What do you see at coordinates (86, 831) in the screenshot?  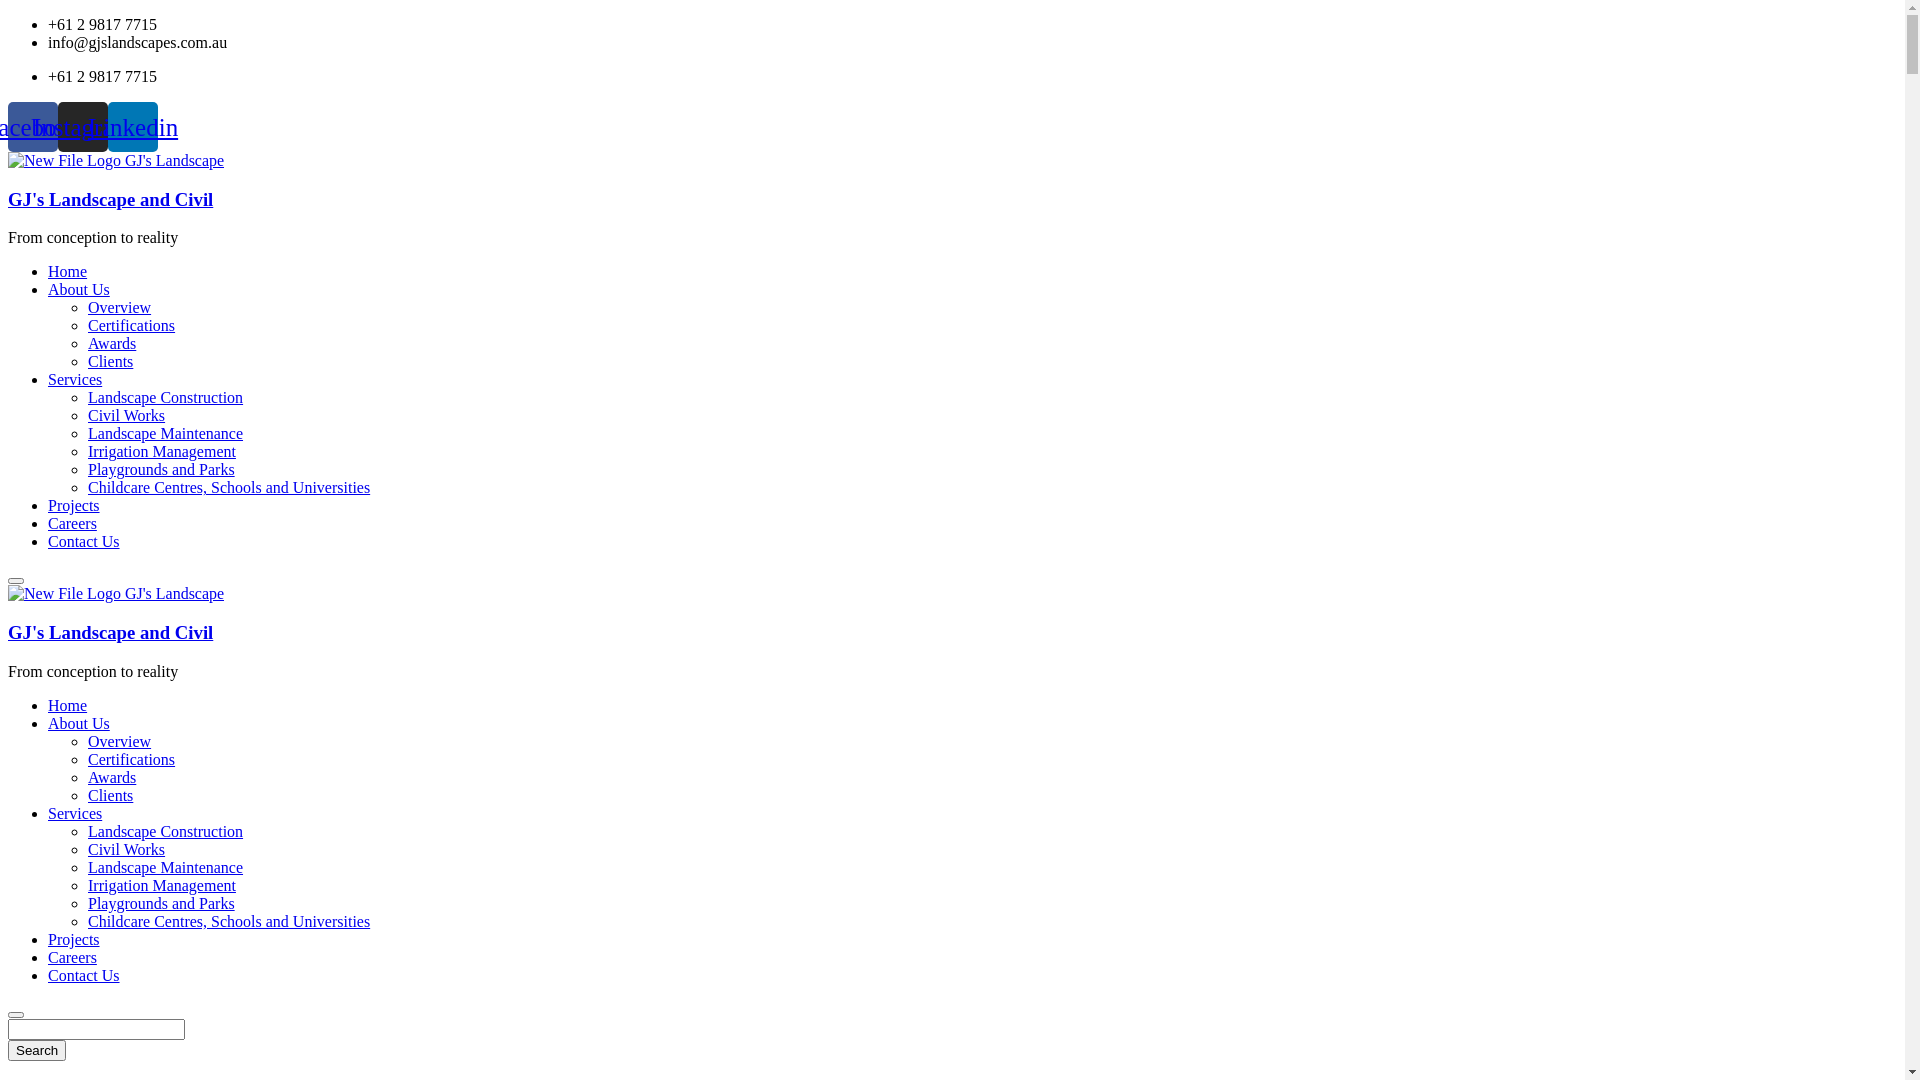 I see `'Landscape Construction'` at bounding box center [86, 831].